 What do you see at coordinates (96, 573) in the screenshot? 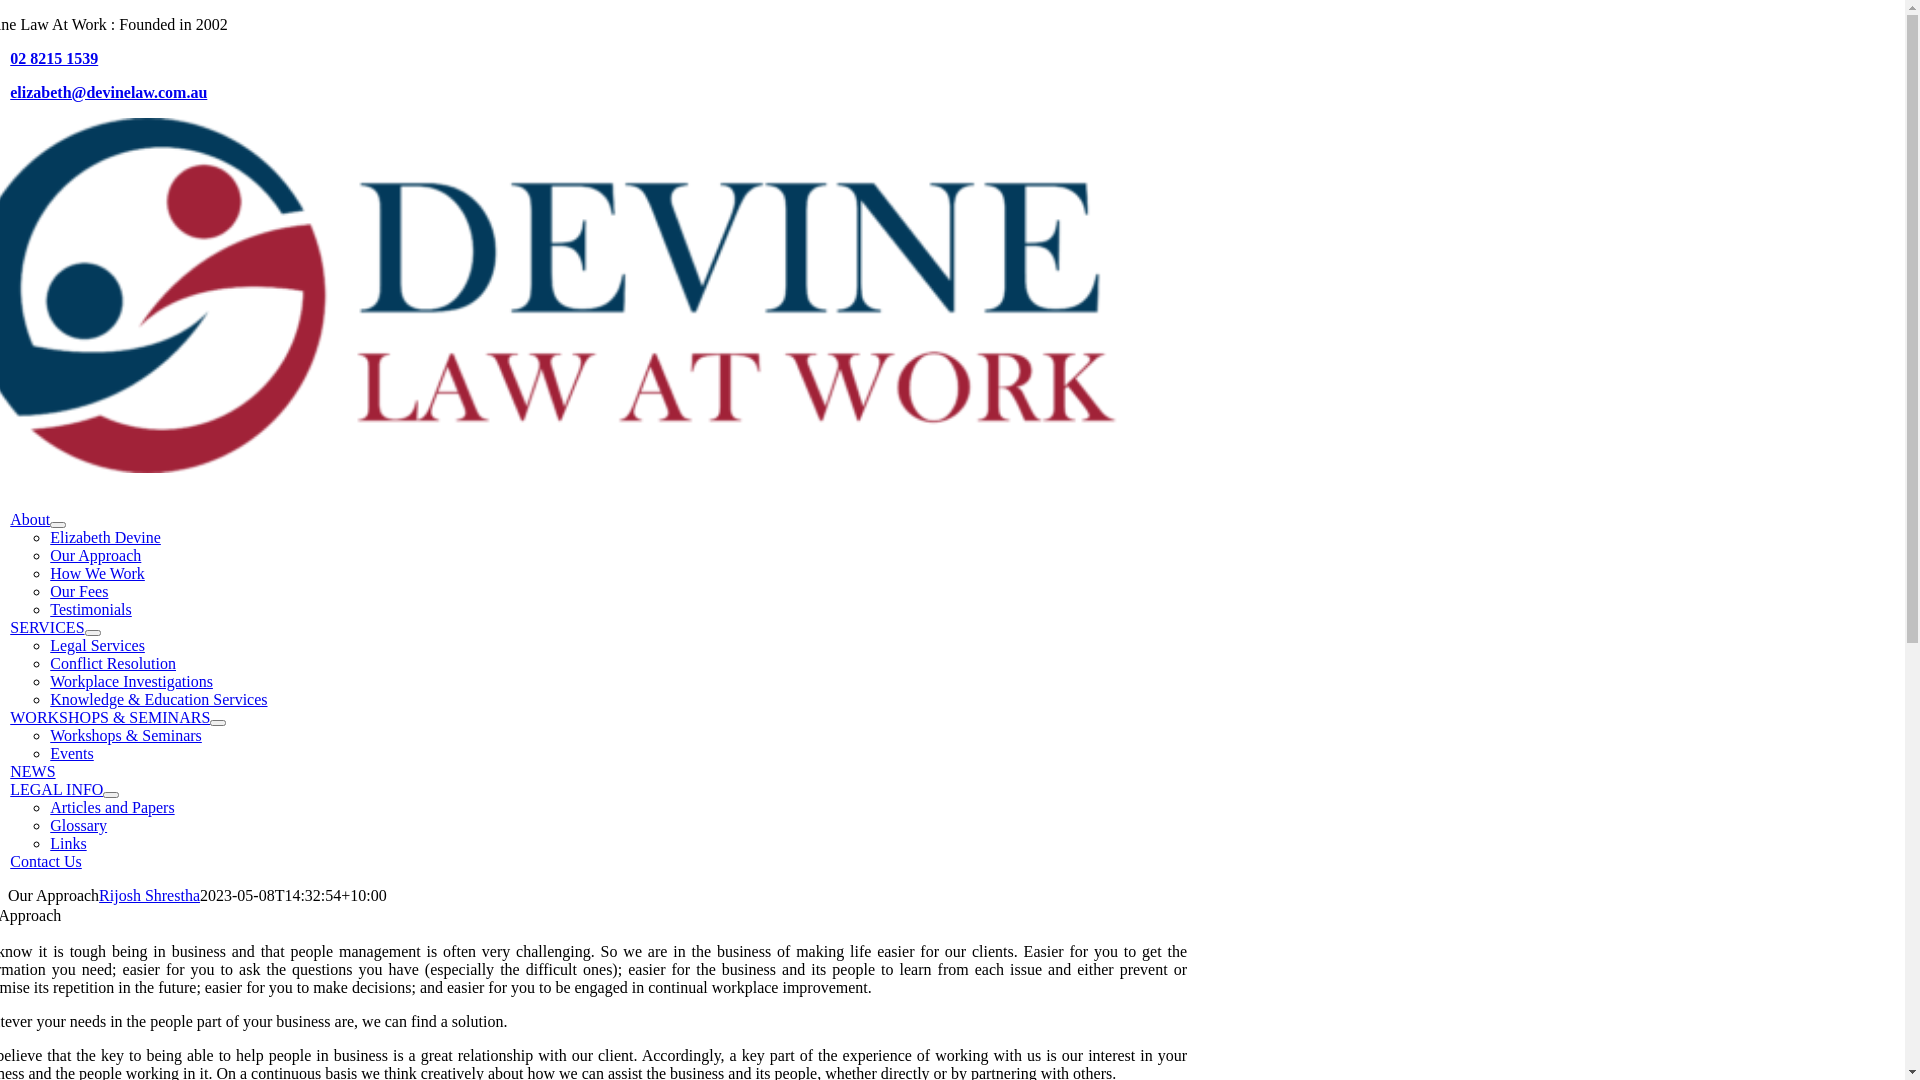
I see `'How We Work'` at bounding box center [96, 573].